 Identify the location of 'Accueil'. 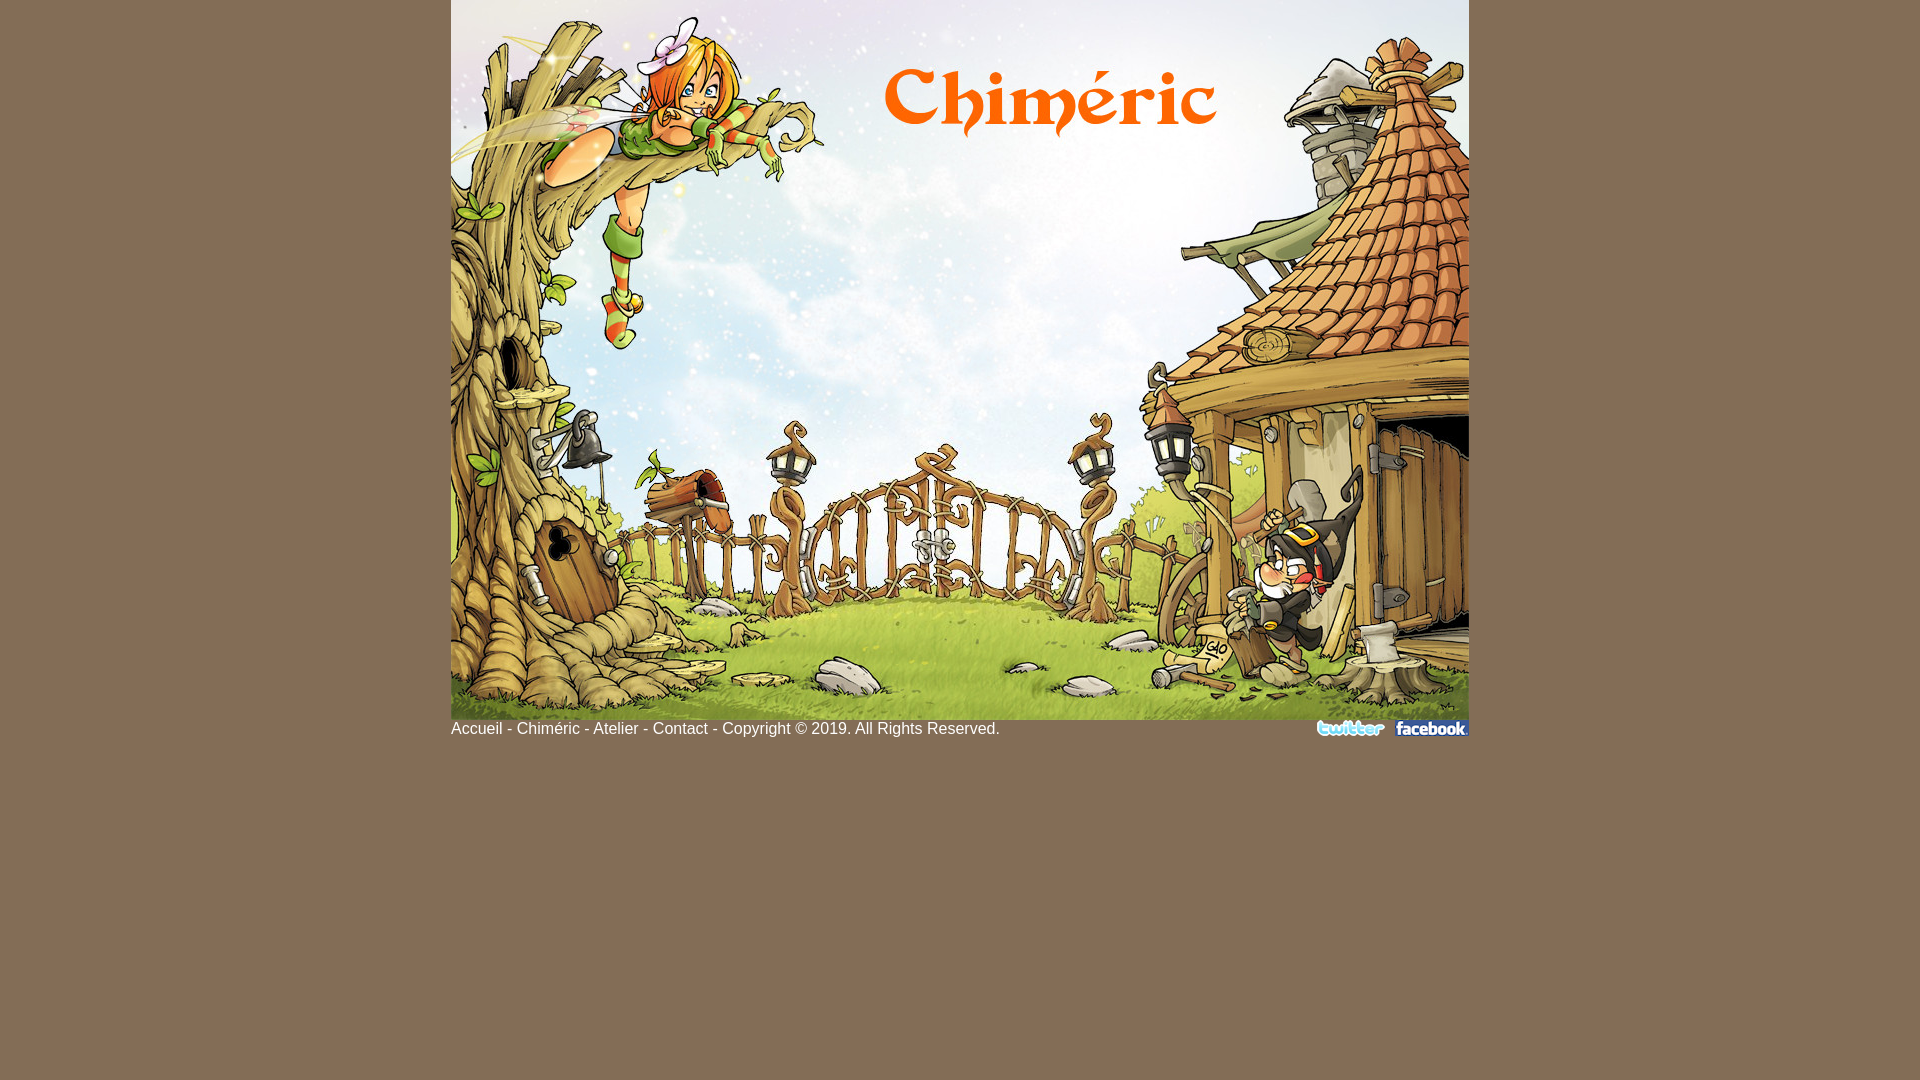
(475, 728).